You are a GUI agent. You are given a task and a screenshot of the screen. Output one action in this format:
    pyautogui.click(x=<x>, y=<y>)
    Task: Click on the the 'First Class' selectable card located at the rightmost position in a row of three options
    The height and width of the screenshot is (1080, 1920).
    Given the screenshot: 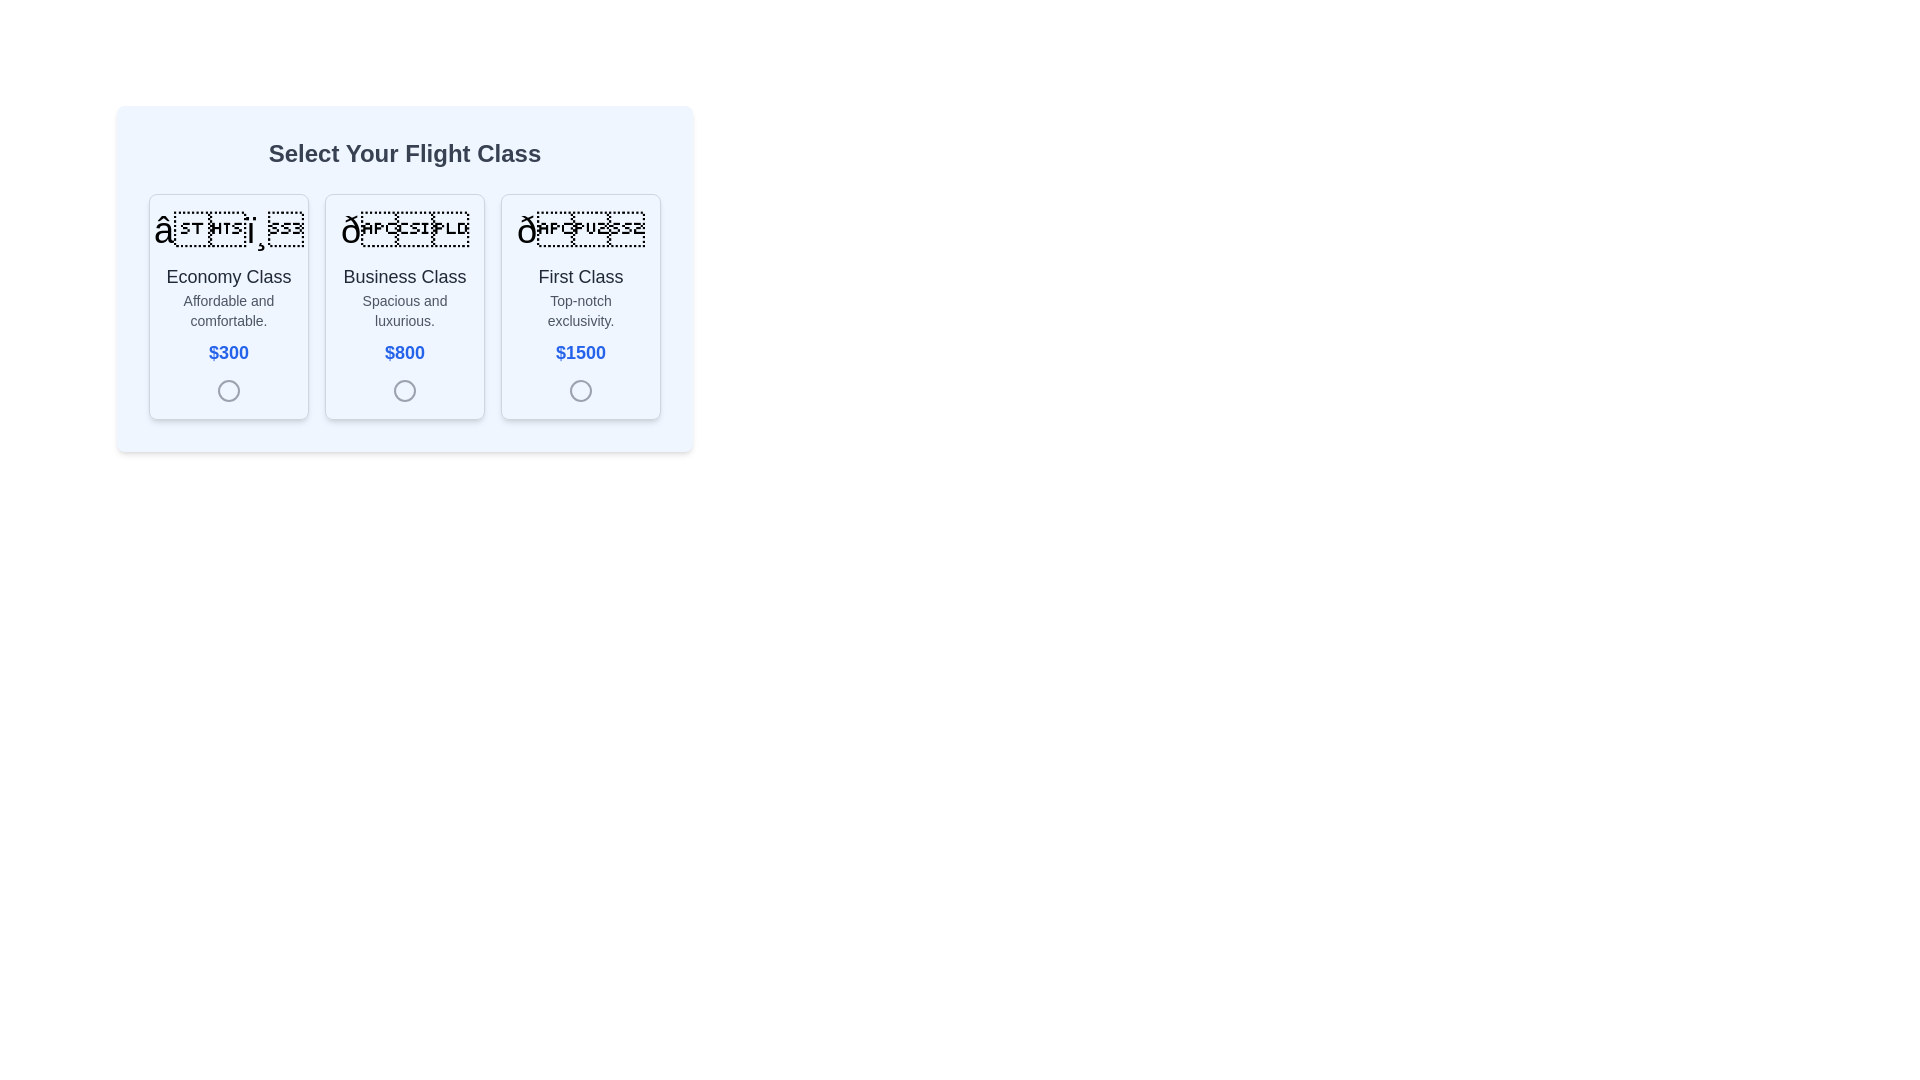 What is the action you would take?
    pyautogui.click(x=579, y=307)
    